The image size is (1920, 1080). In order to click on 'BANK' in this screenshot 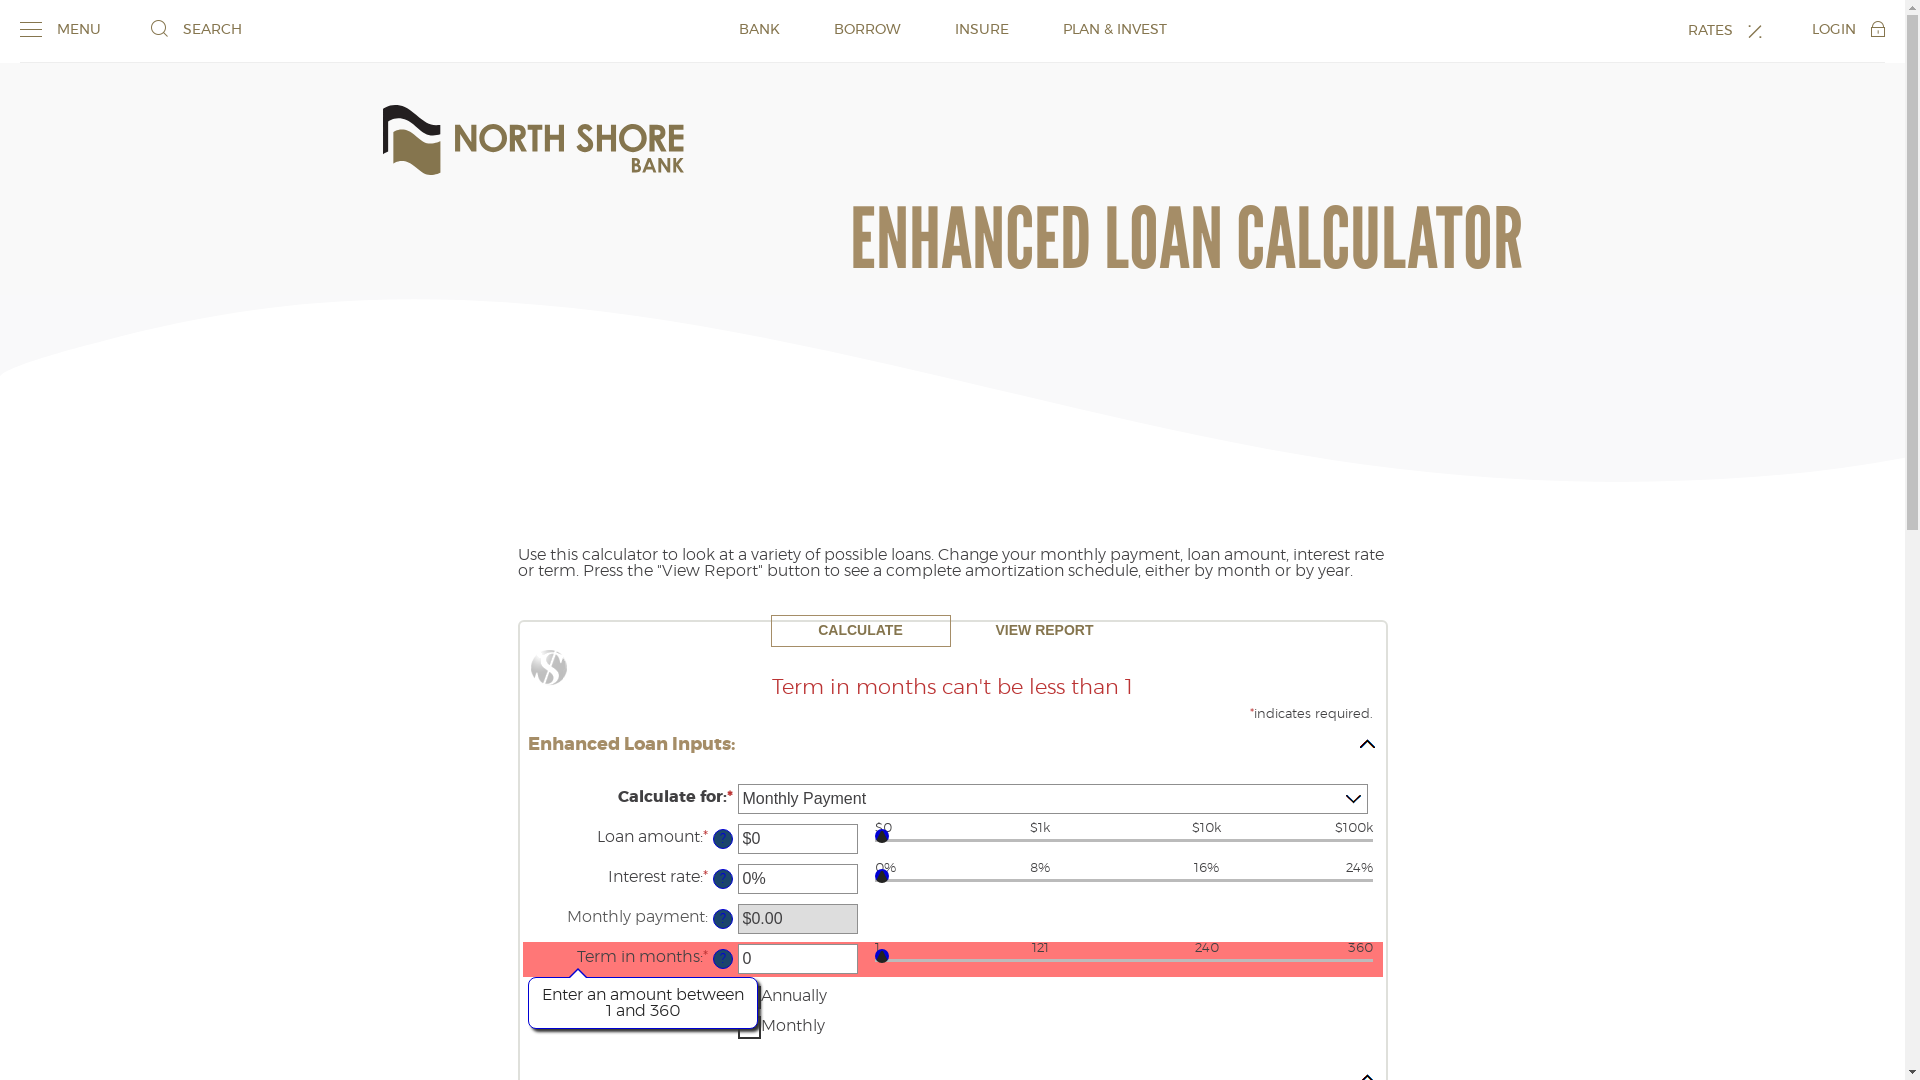, I will do `click(757, 30)`.